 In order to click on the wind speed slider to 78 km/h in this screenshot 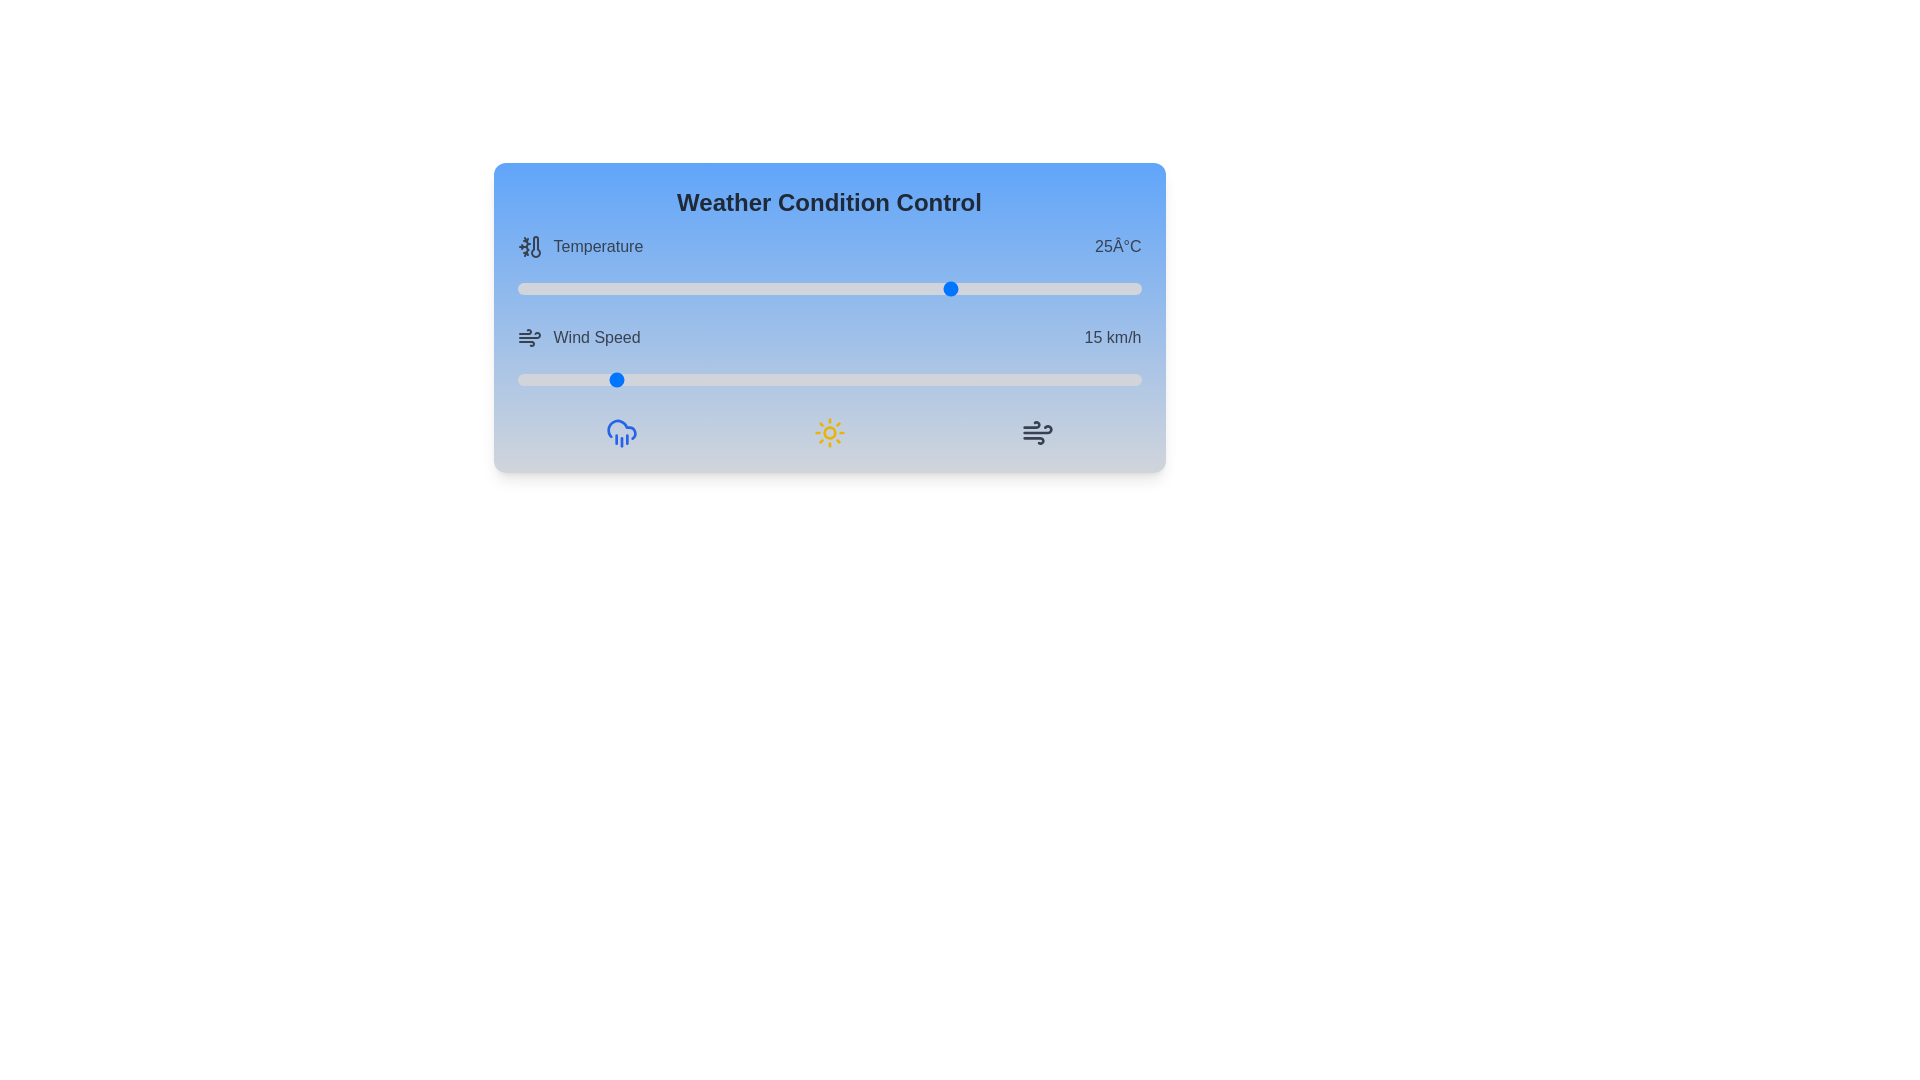, I will do `click(1004, 380)`.